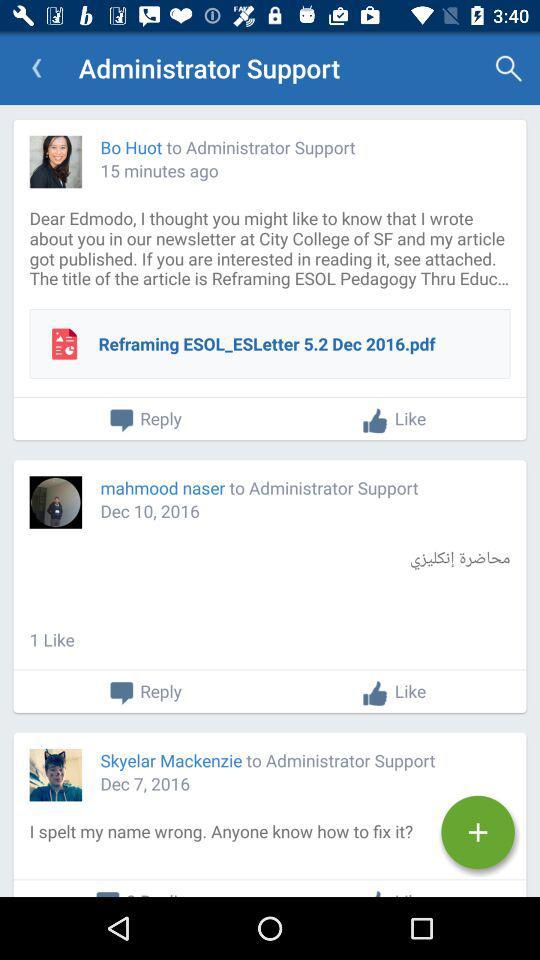 This screenshot has width=540, height=960. What do you see at coordinates (394, 693) in the screenshot?
I see `the text right to reply which is below mahmood naser to administrator support` at bounding box center [394, 693].